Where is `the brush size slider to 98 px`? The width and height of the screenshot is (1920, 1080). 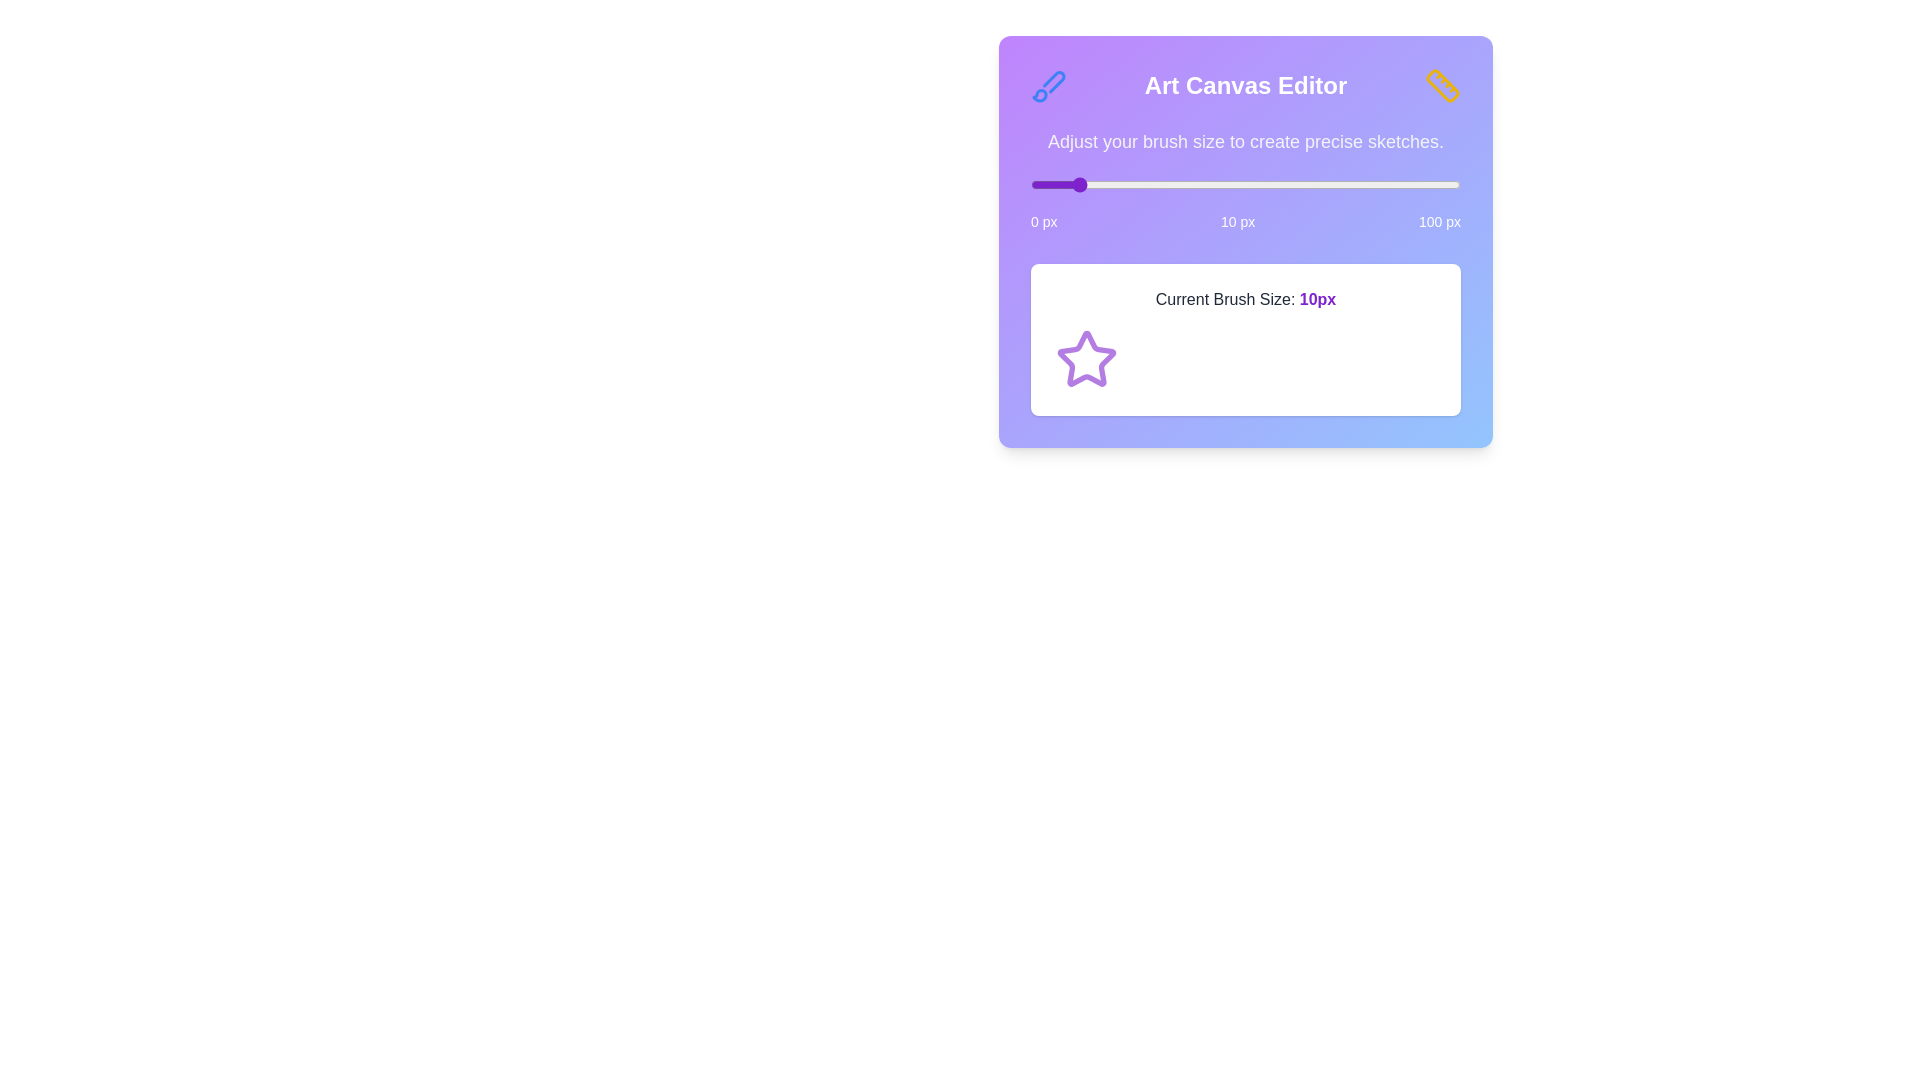
the brush size slider to 98 px is located at coordinates (1452, 185).